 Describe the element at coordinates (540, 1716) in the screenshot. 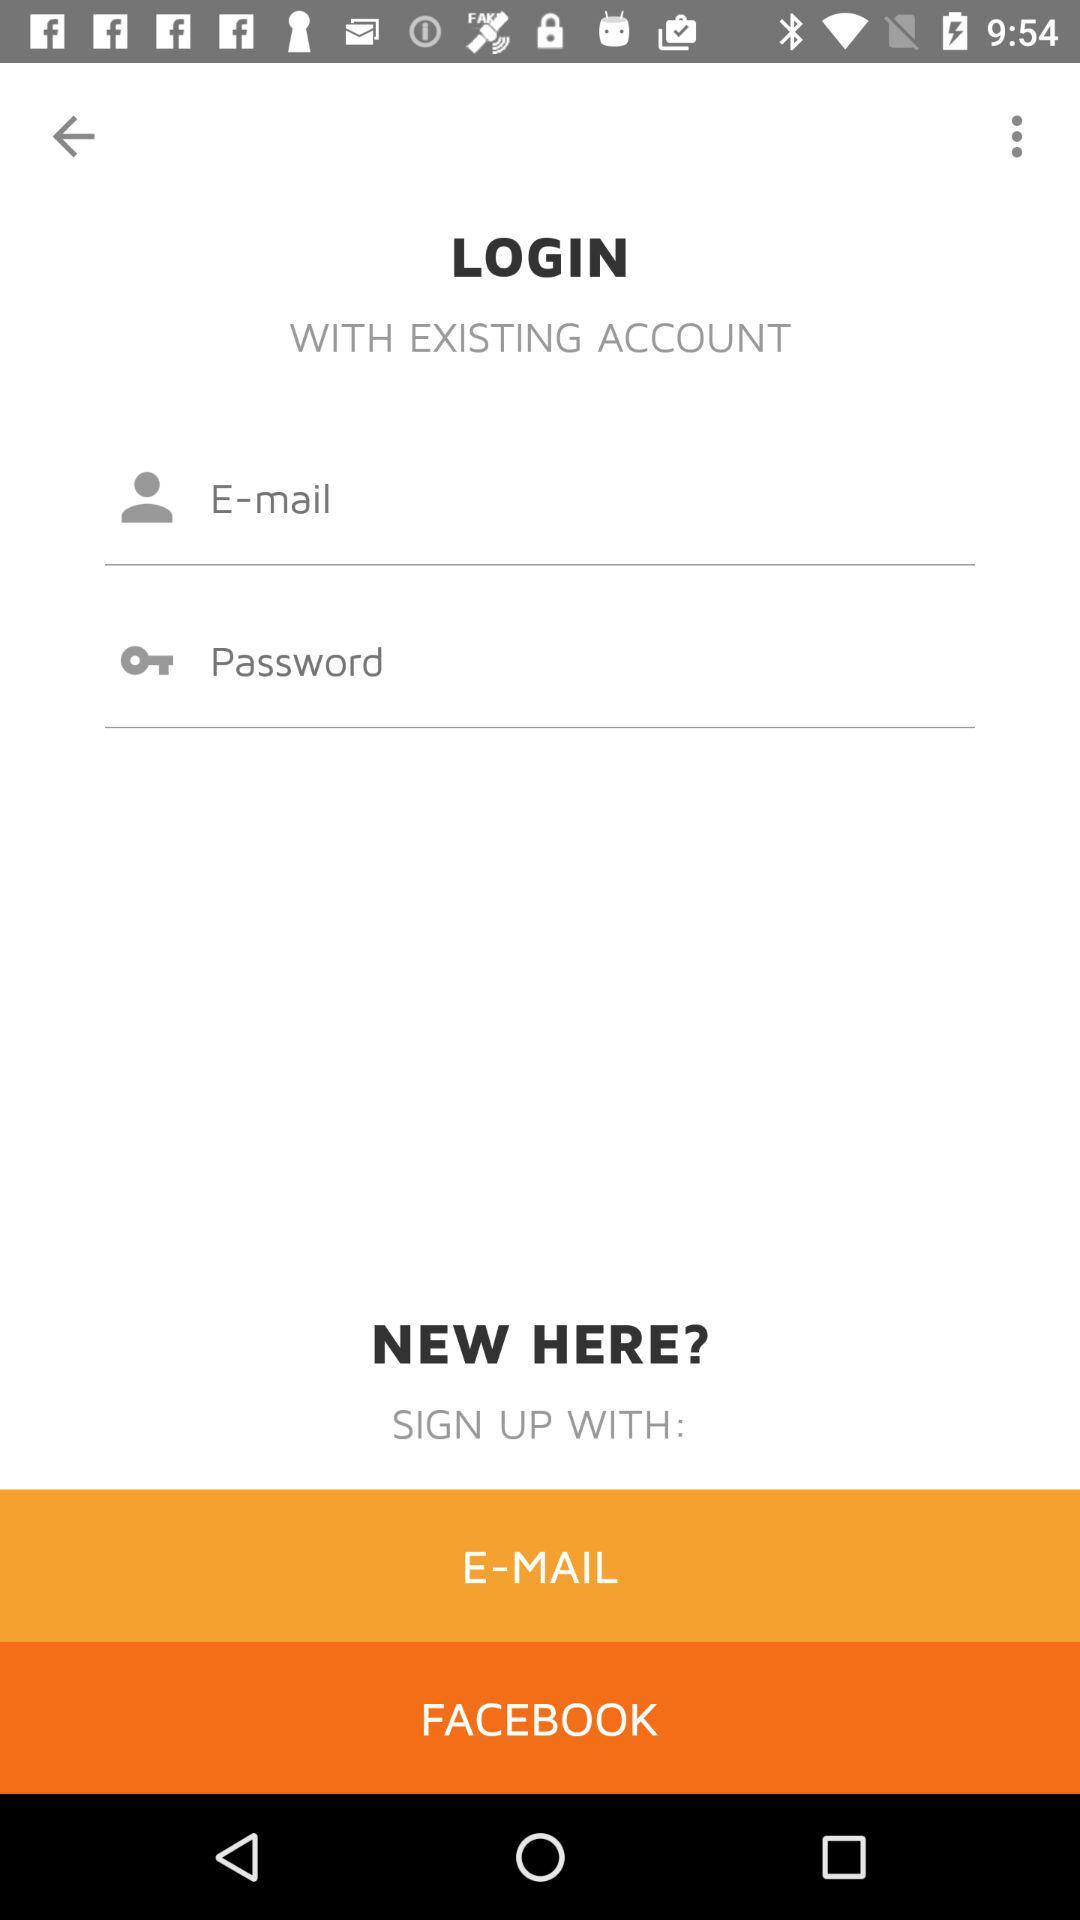

I see `icon below the e-mail` at that location.